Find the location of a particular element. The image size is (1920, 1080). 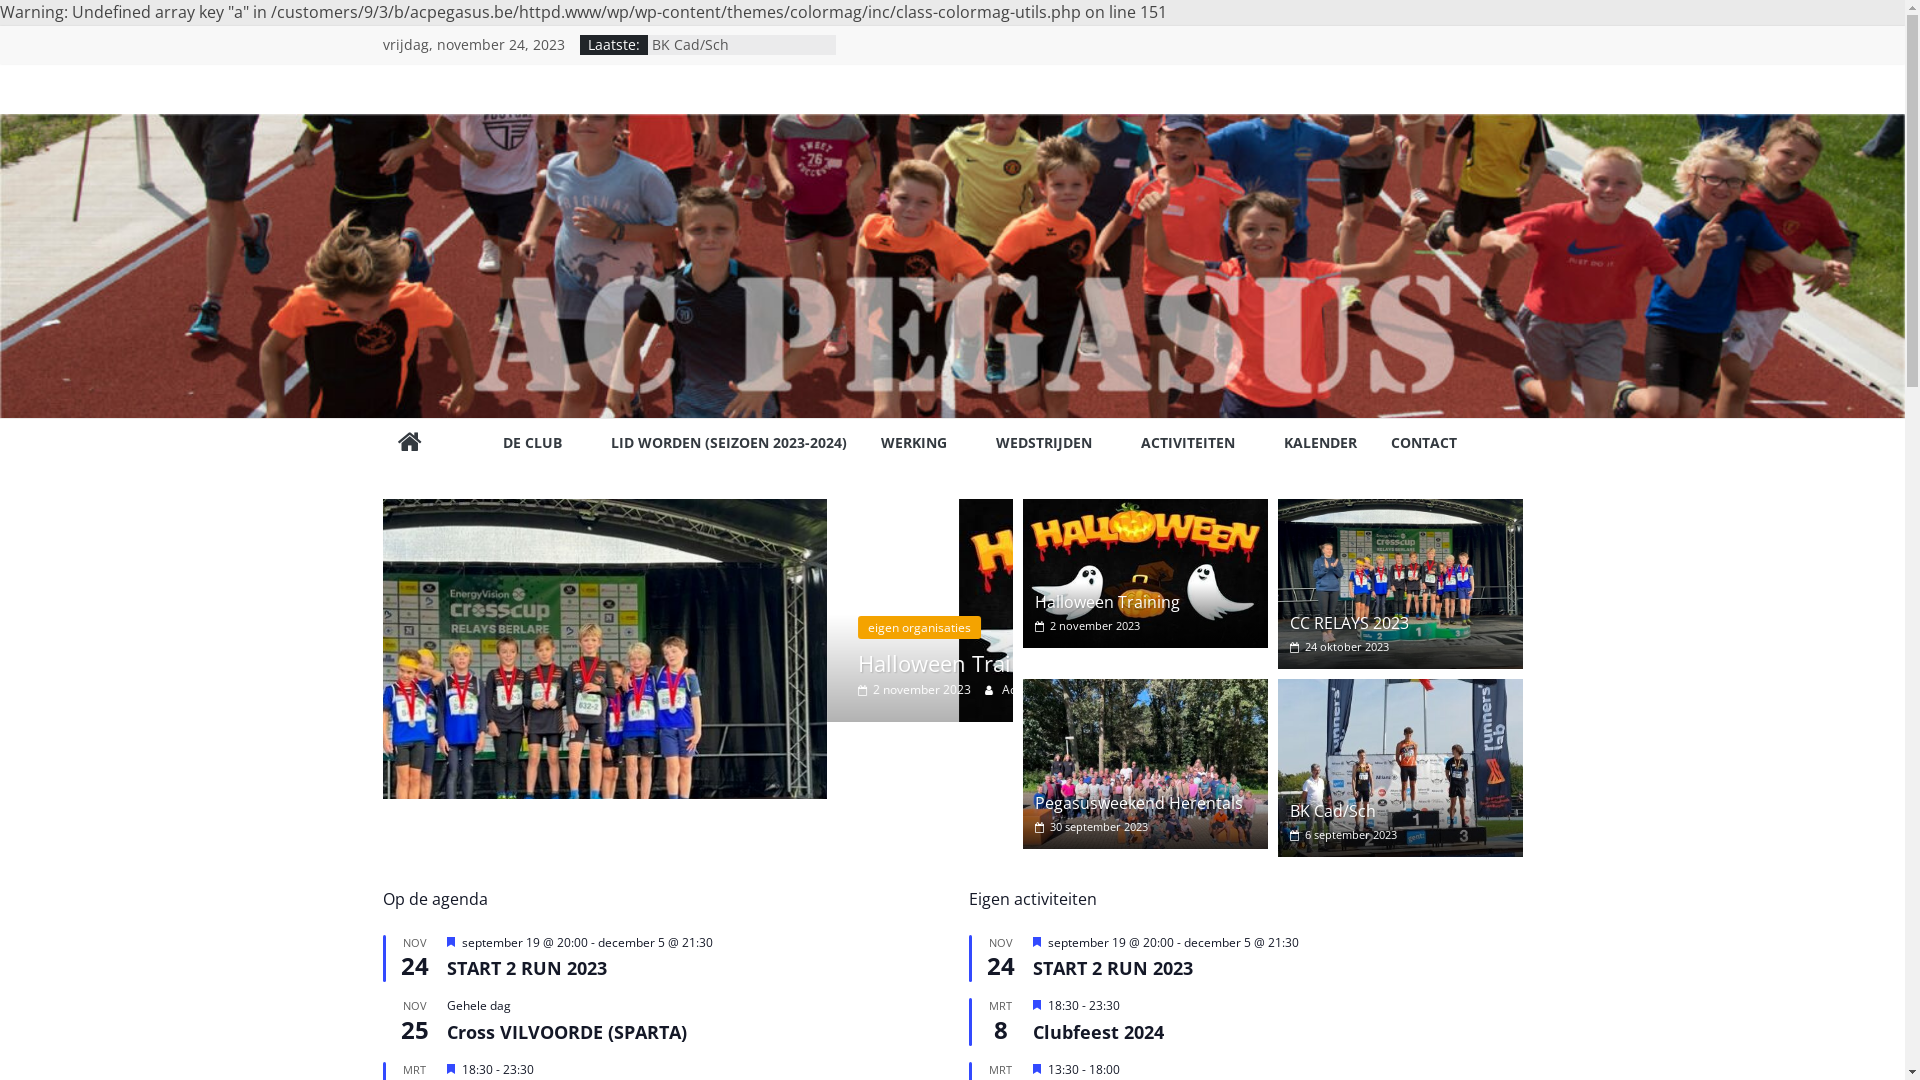

'30 september 2023' is located at coordinates (1090, 826).